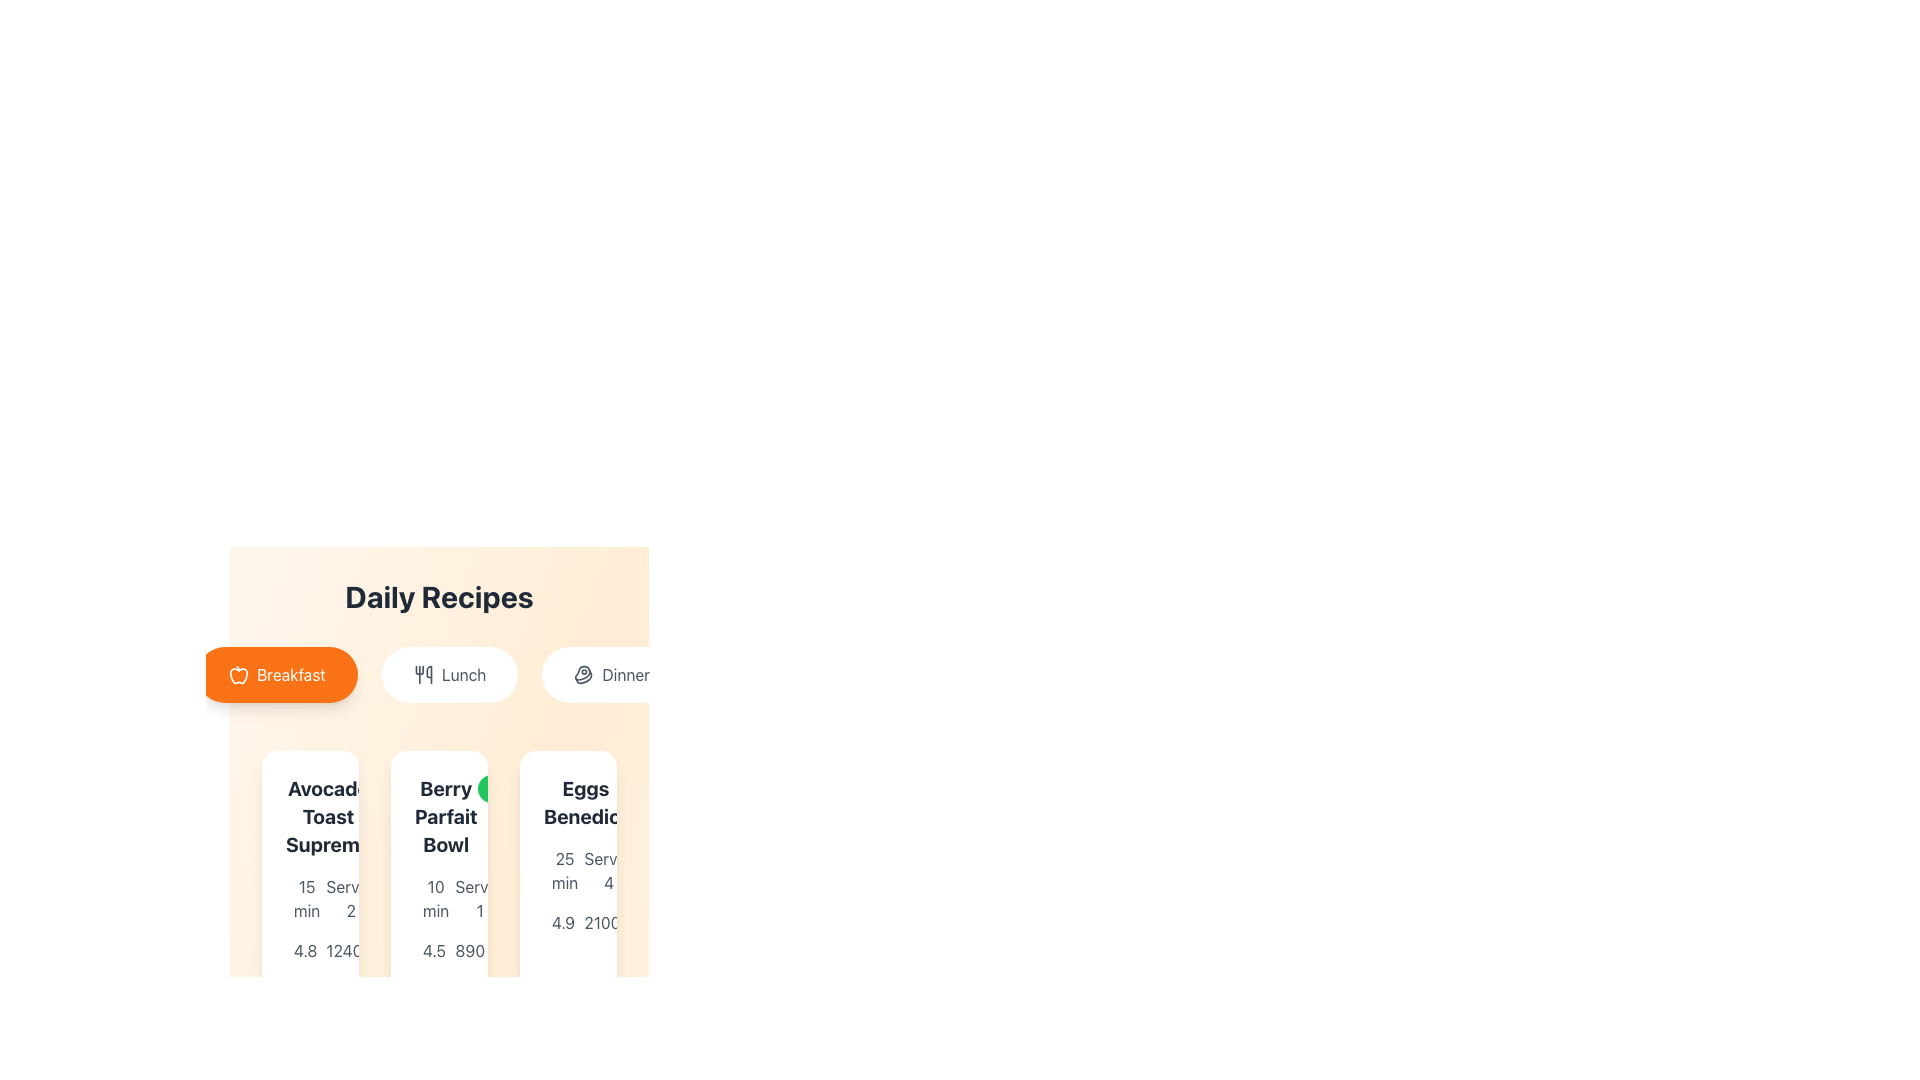 The height and width of the screenshot is (1080, 1920). I want to click on the 'Eggs Benedict' recipe card located in the bottom-right quadrant of the 'Daily Recipes' section, so click(567, 866).